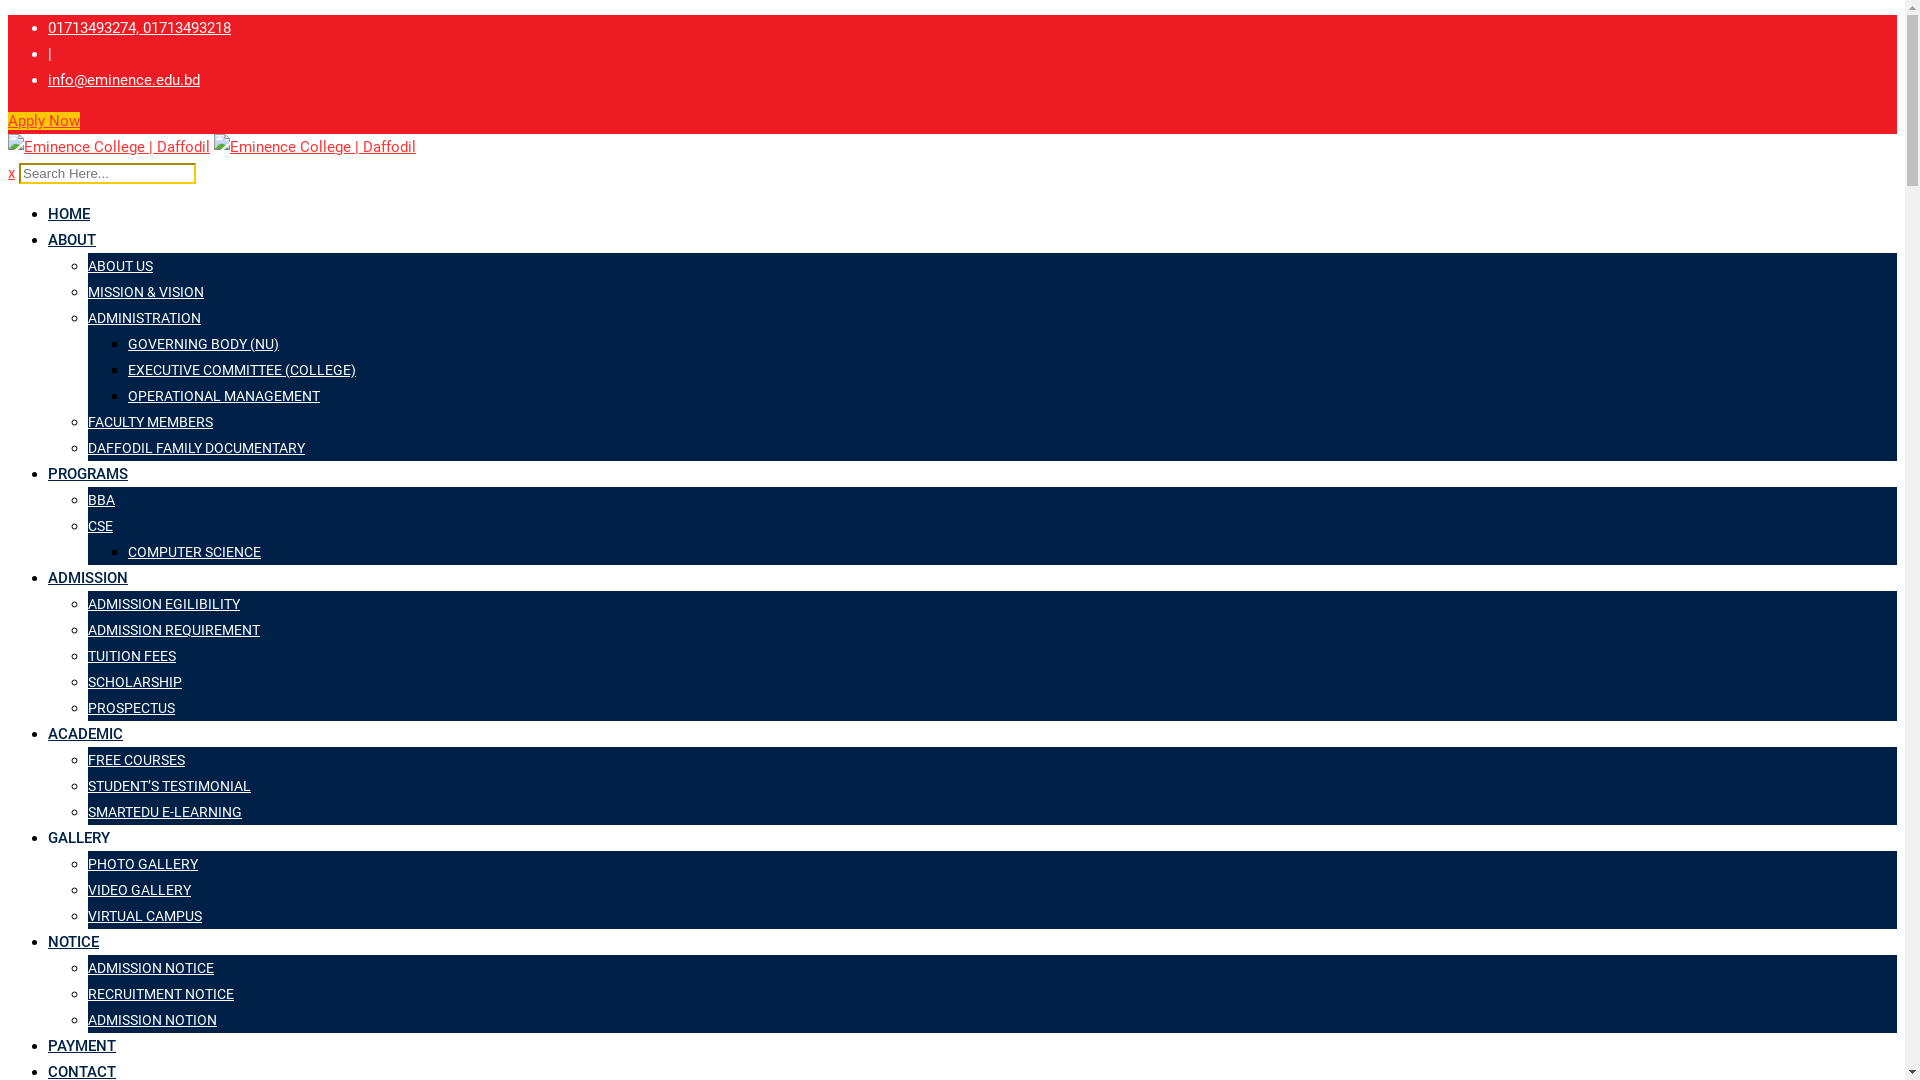 This screenshot has height=1080, width=1920. Describe the element at coordinates (203, 342) in the screenshot. I see `'GOVERNING BODY (NU)'` at that location.